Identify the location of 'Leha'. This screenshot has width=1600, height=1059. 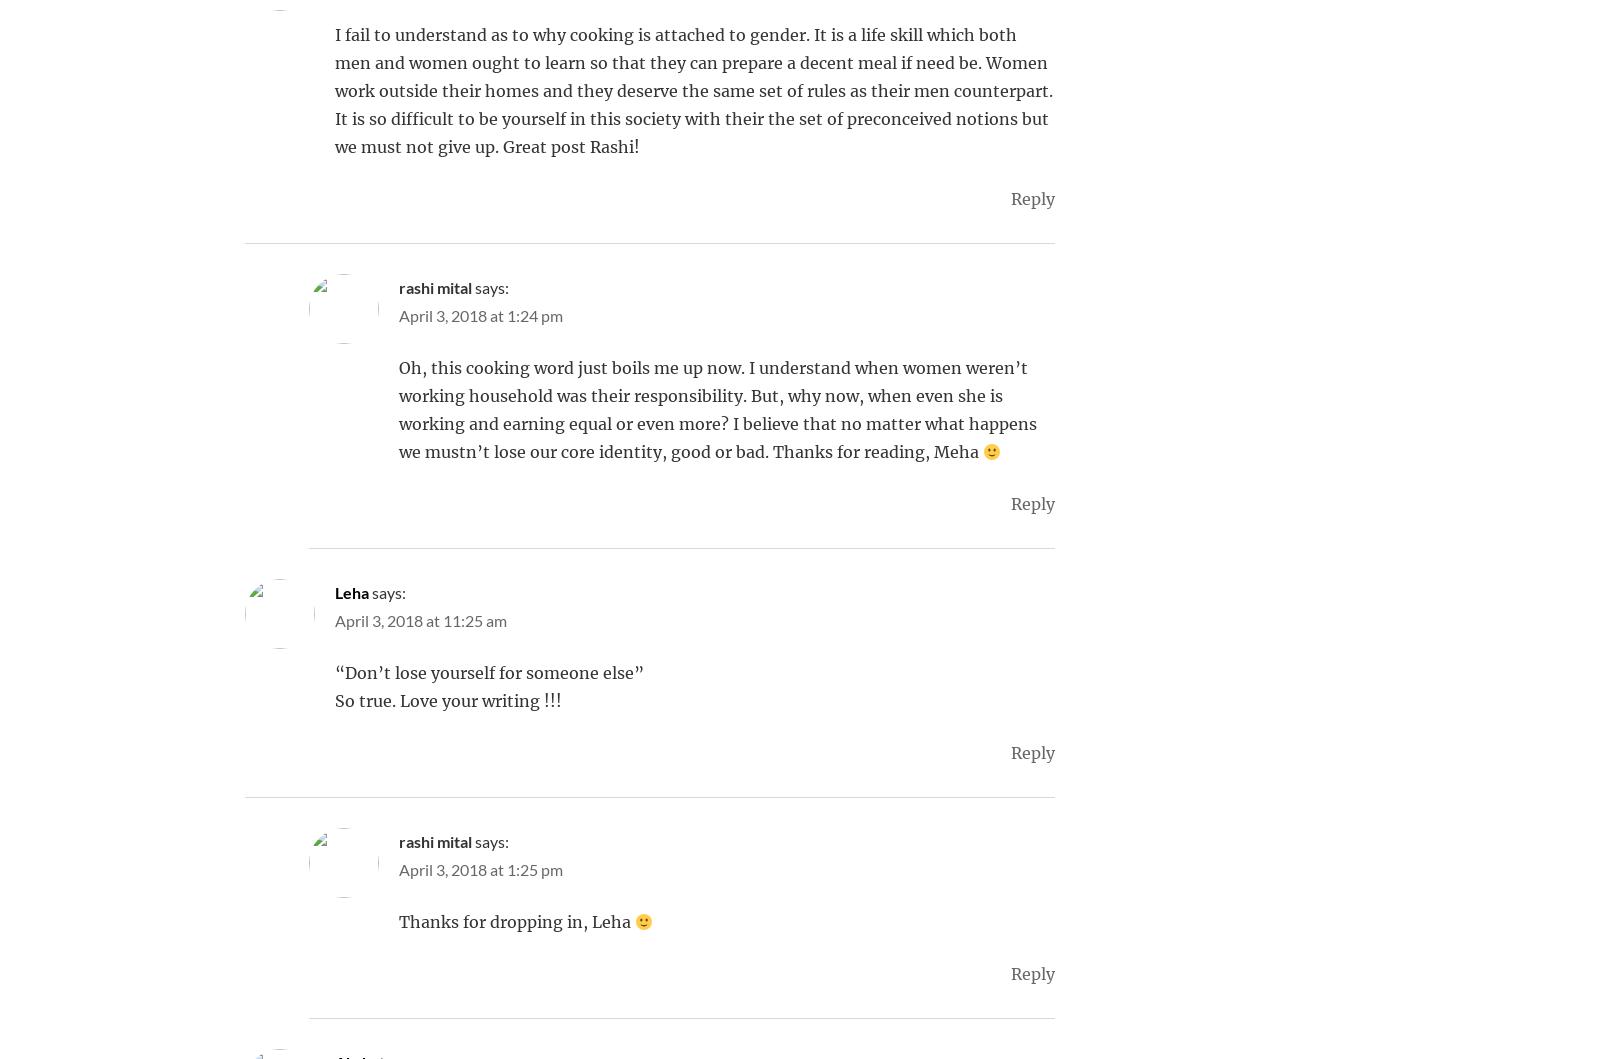
(352, 591).